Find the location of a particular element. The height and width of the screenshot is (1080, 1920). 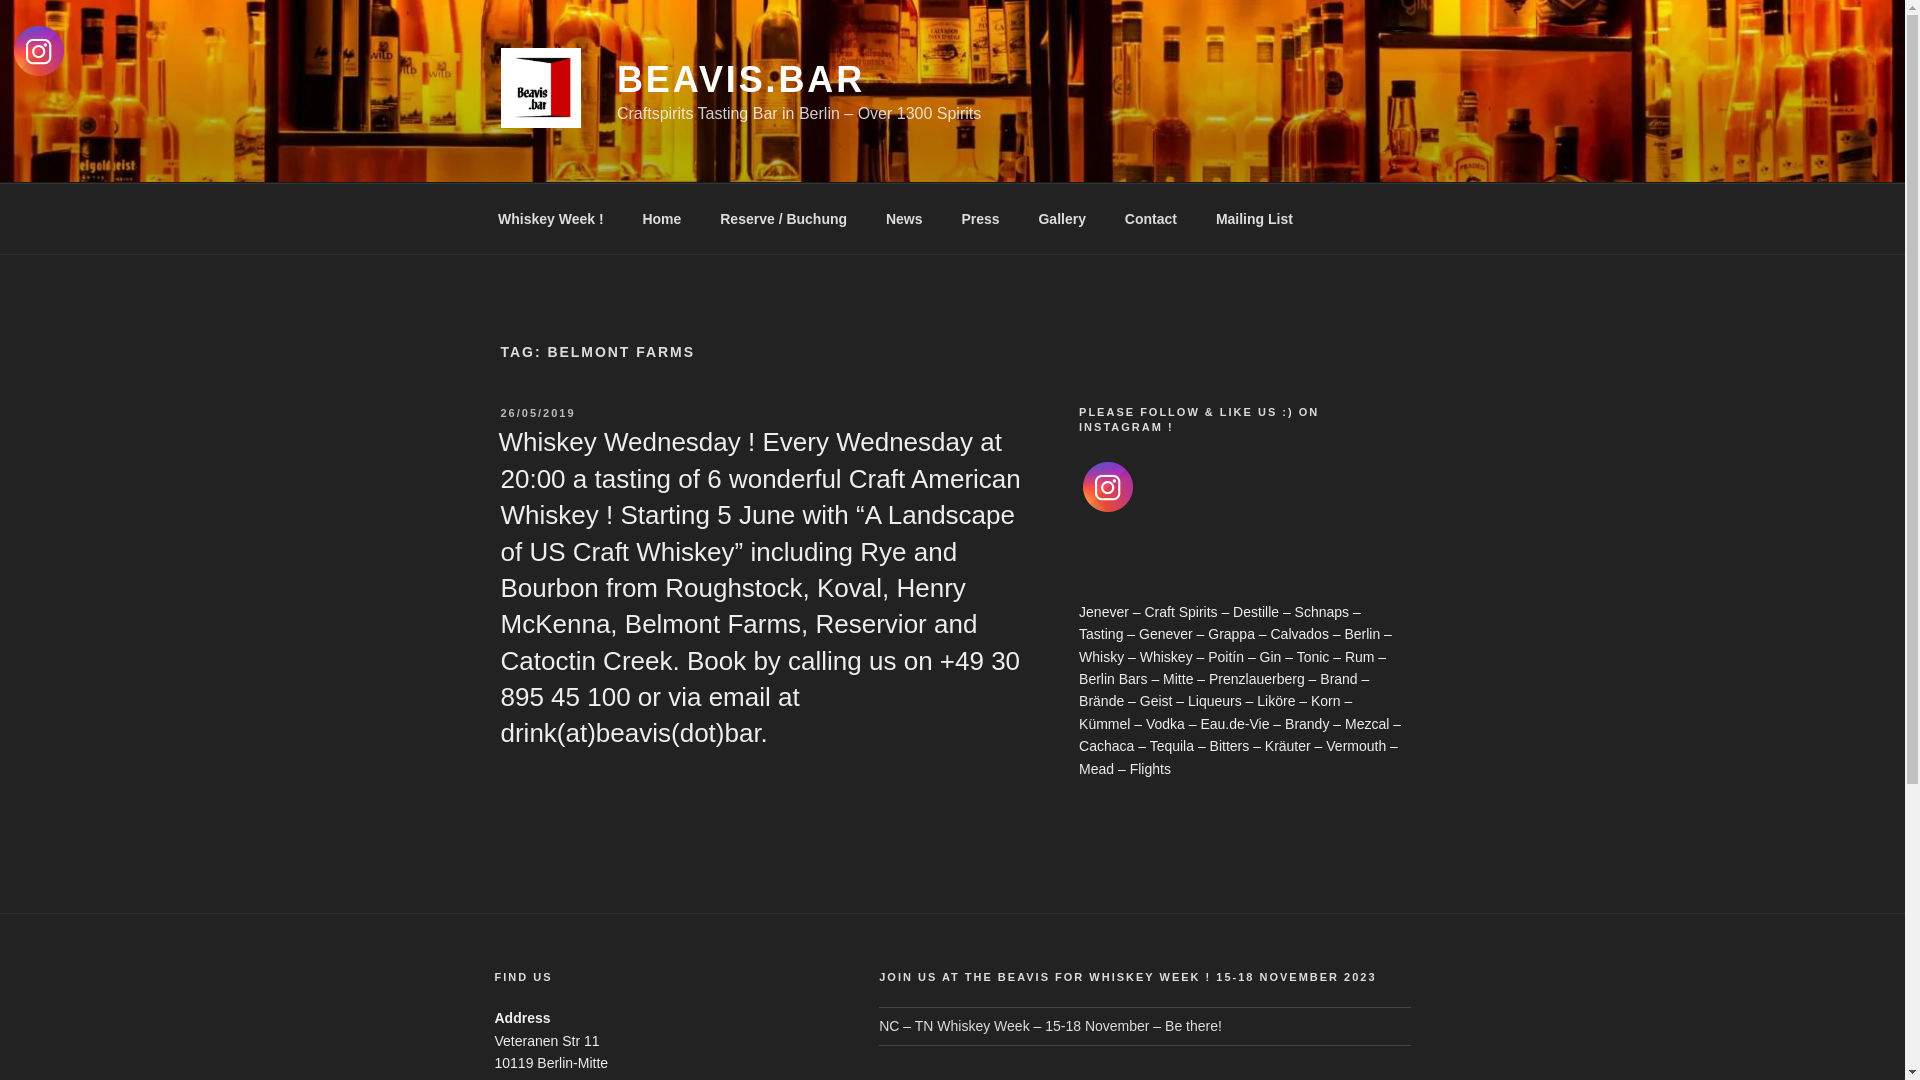

'Press' is located at coordinates (980, 218).